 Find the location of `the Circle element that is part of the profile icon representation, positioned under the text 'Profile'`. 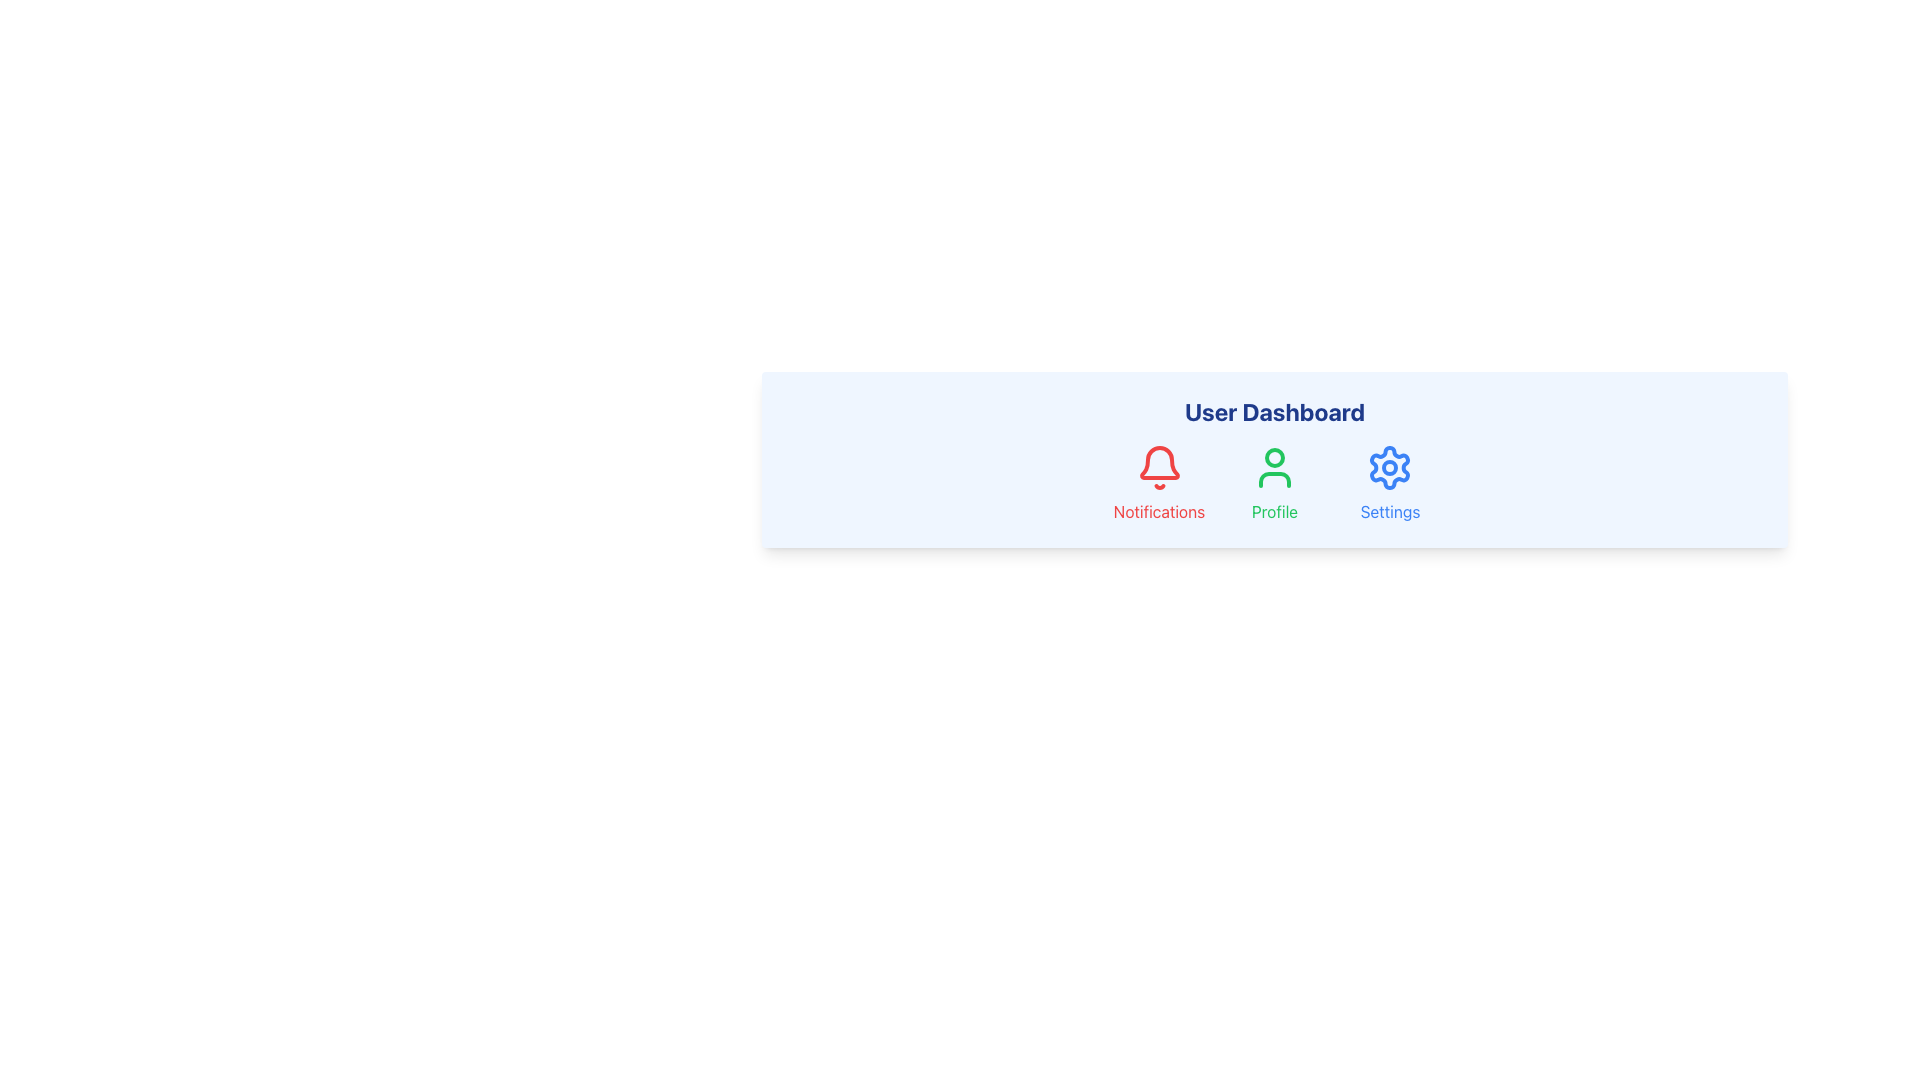

the Circle element that is part of the profile icon representation, positioned under the text 'Profile' is located at coordinates (1274, 458).